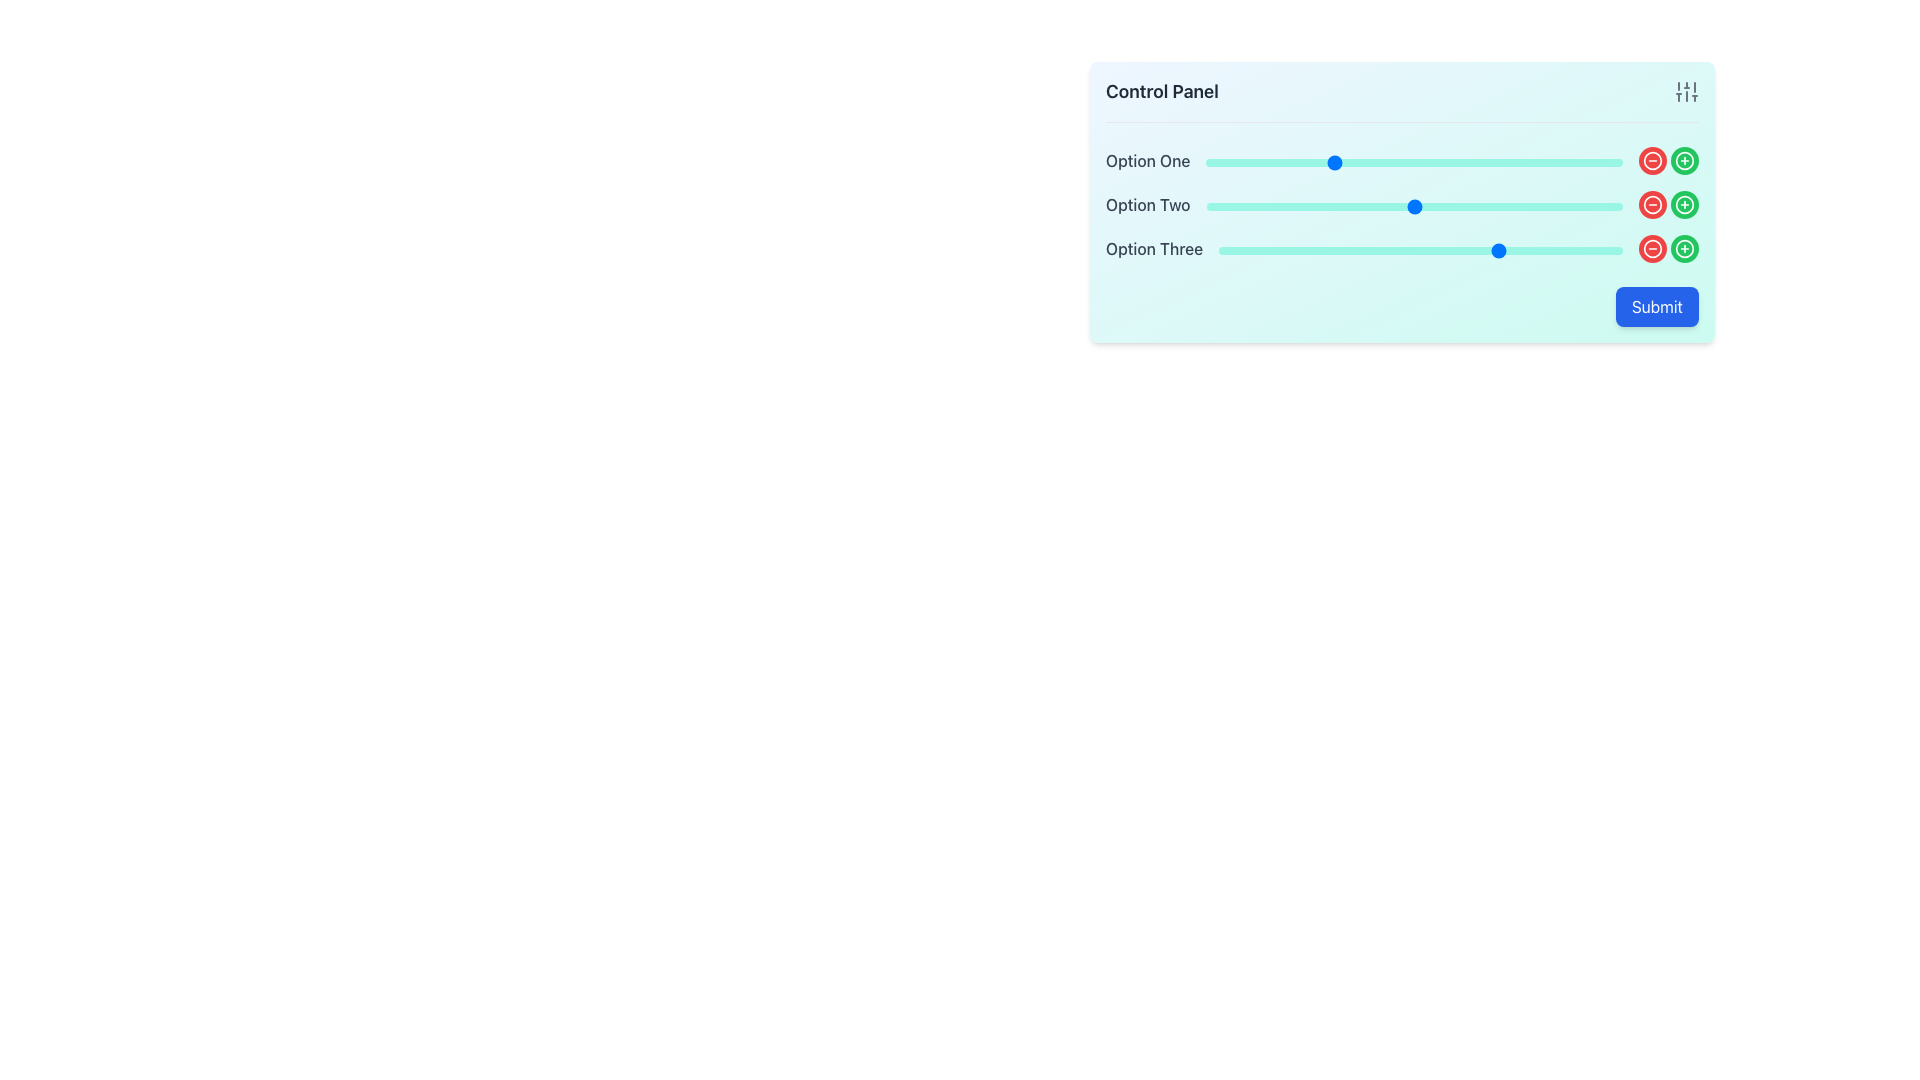 The width and height of the screenshot is (1920, 1080). I want to click on the slider value, so click(1395, 249).